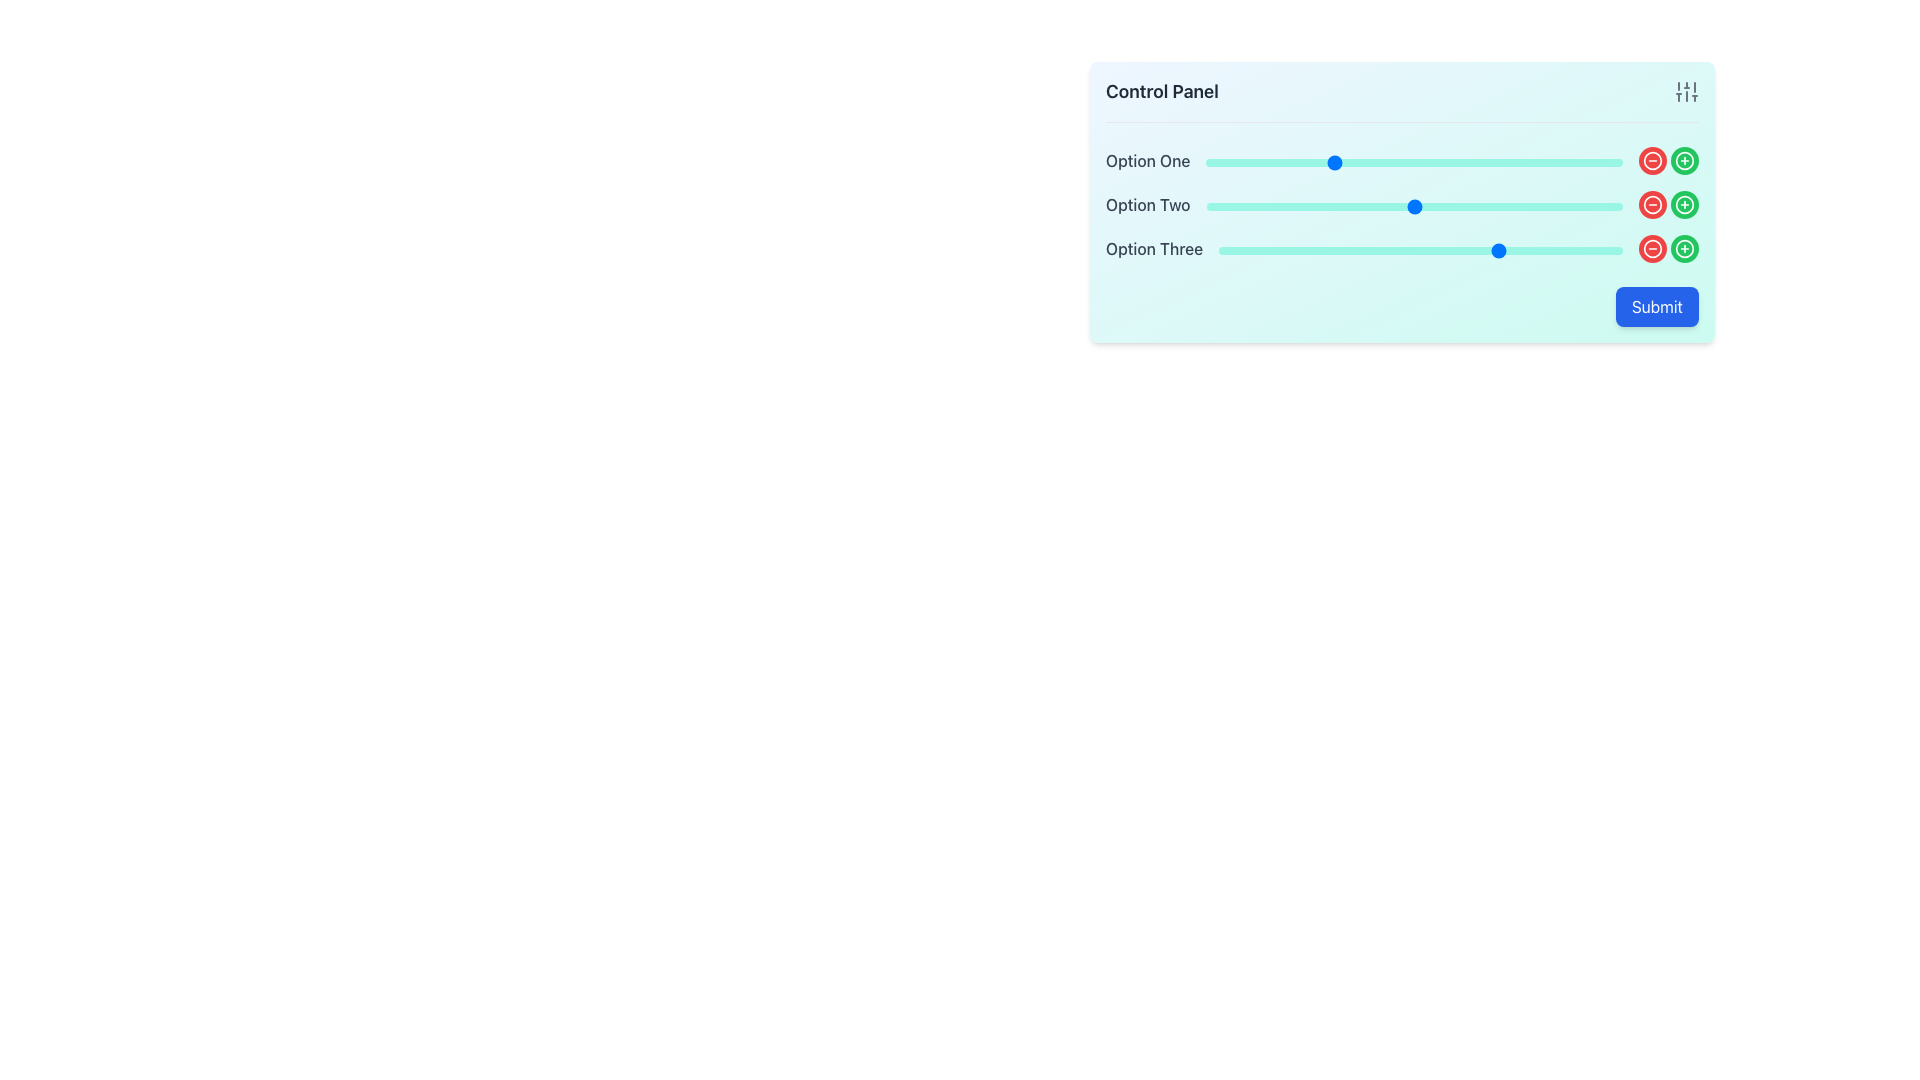 The width and height of the screenshot is (1920, 1080). I want to click on the slider value, so click(1395, 249).